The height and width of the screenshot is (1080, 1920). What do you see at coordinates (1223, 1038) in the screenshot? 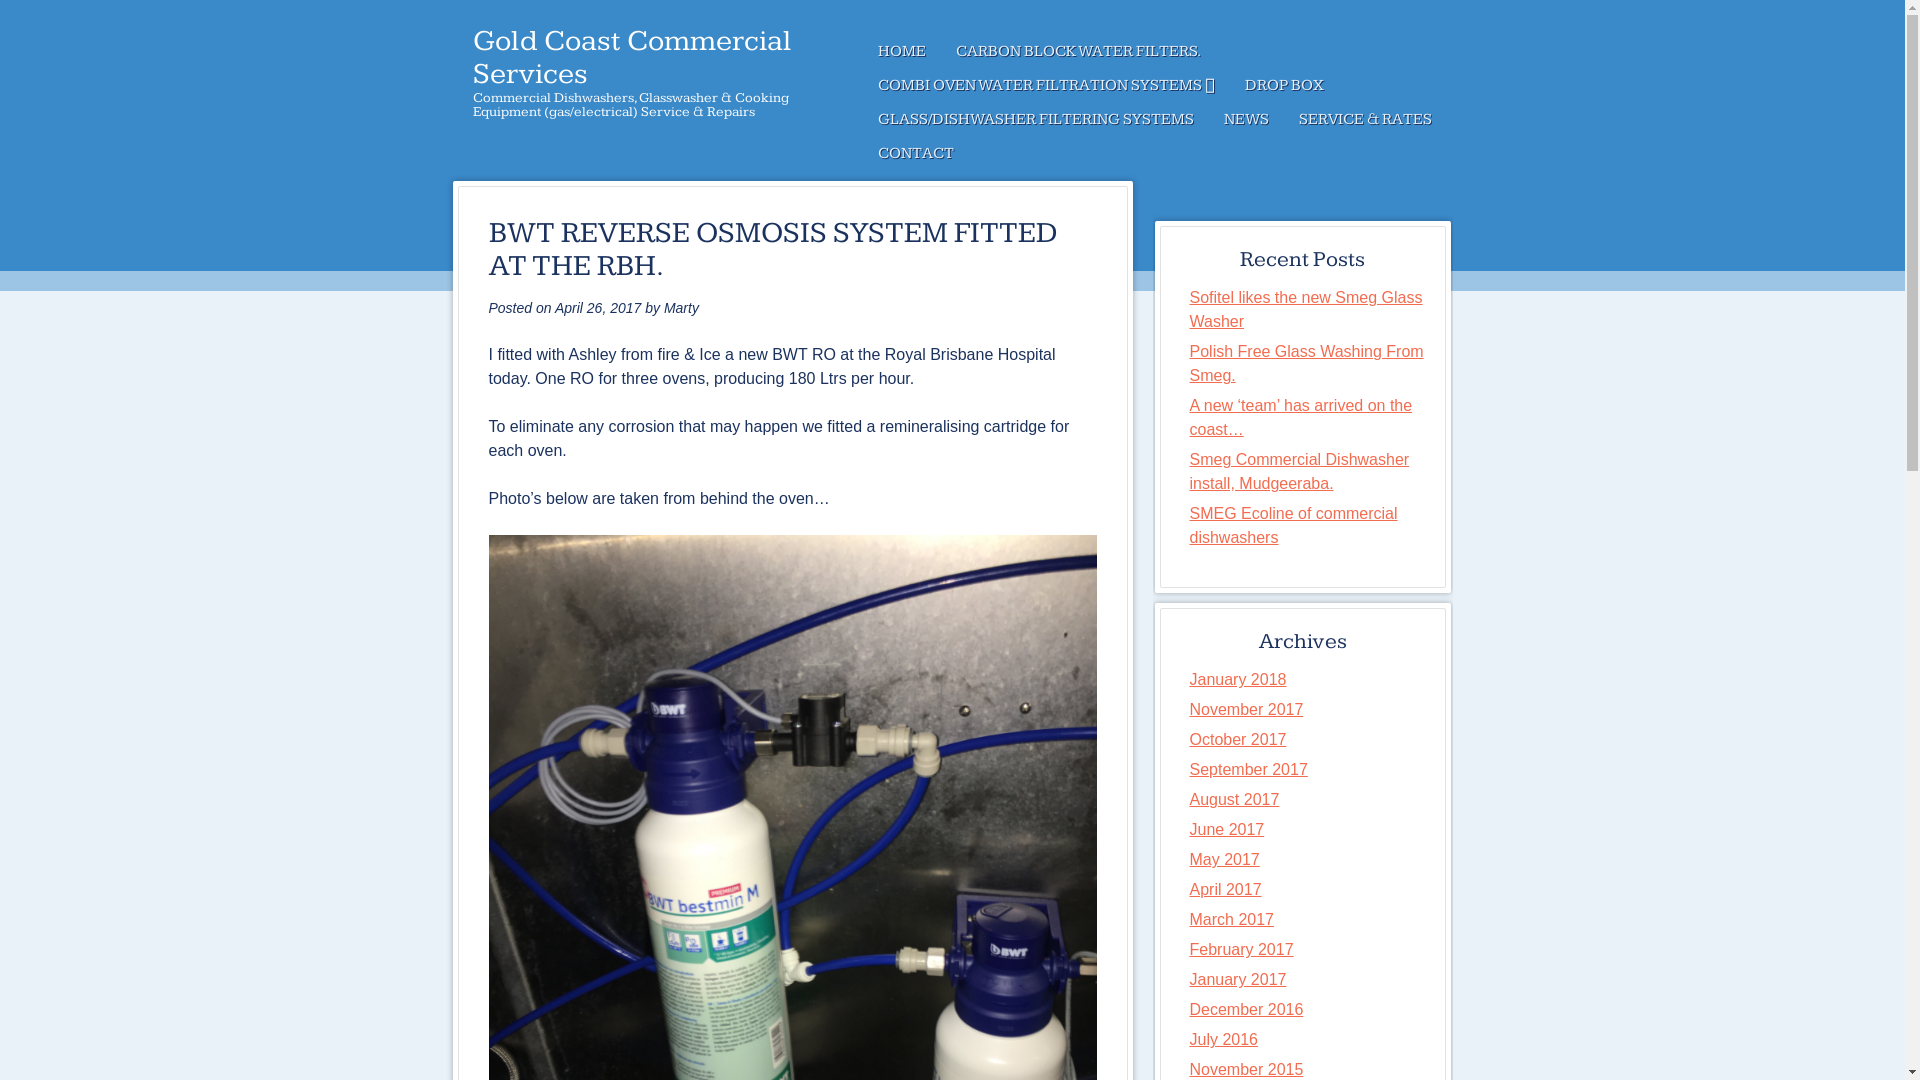
I see `'July 2016'` at bounding box center [1223, 1038].